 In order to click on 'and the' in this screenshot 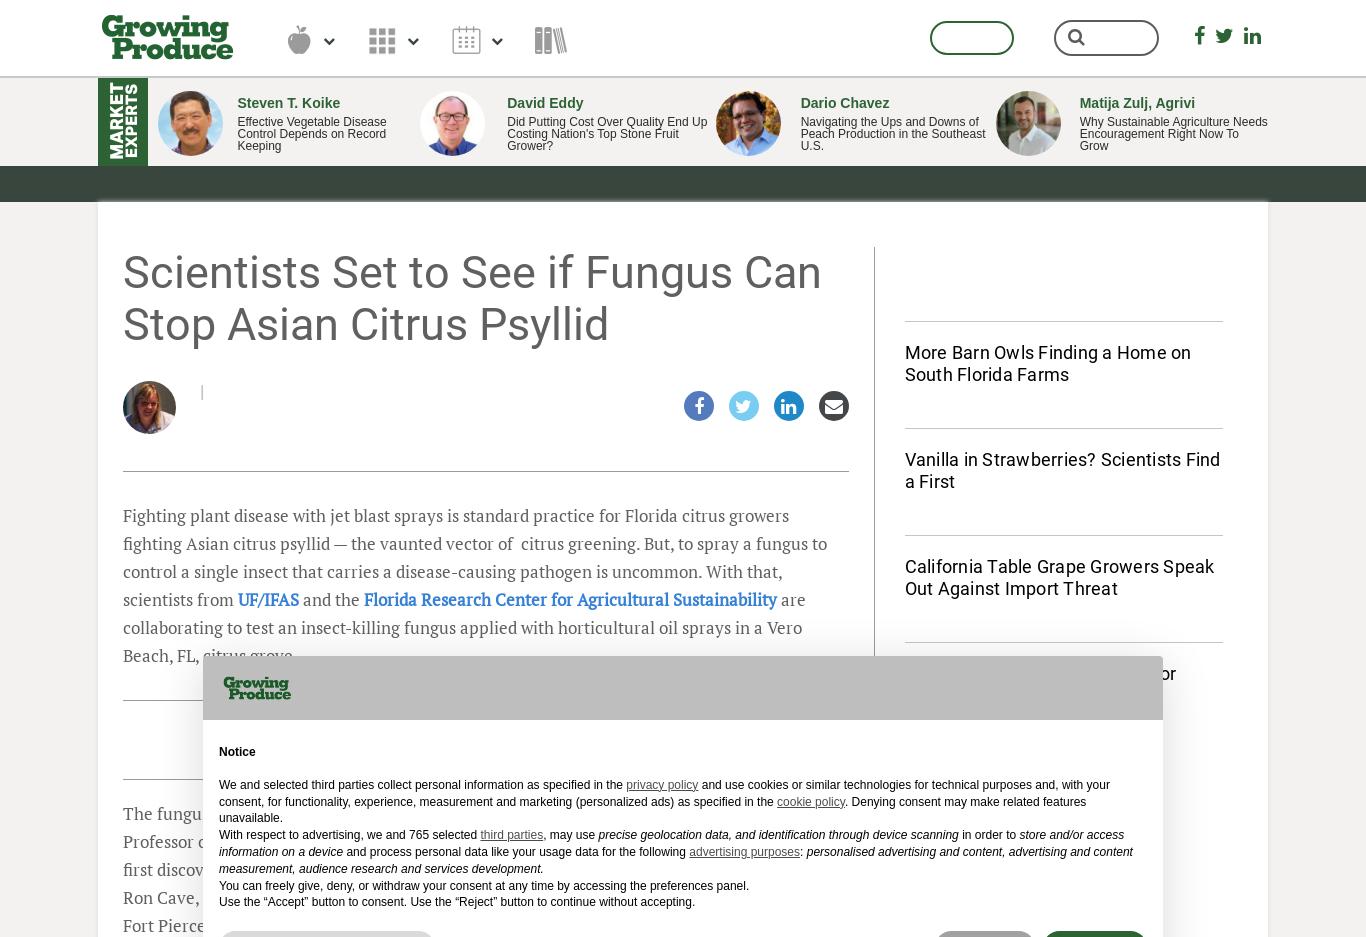, I will do `click(331, 598)`.